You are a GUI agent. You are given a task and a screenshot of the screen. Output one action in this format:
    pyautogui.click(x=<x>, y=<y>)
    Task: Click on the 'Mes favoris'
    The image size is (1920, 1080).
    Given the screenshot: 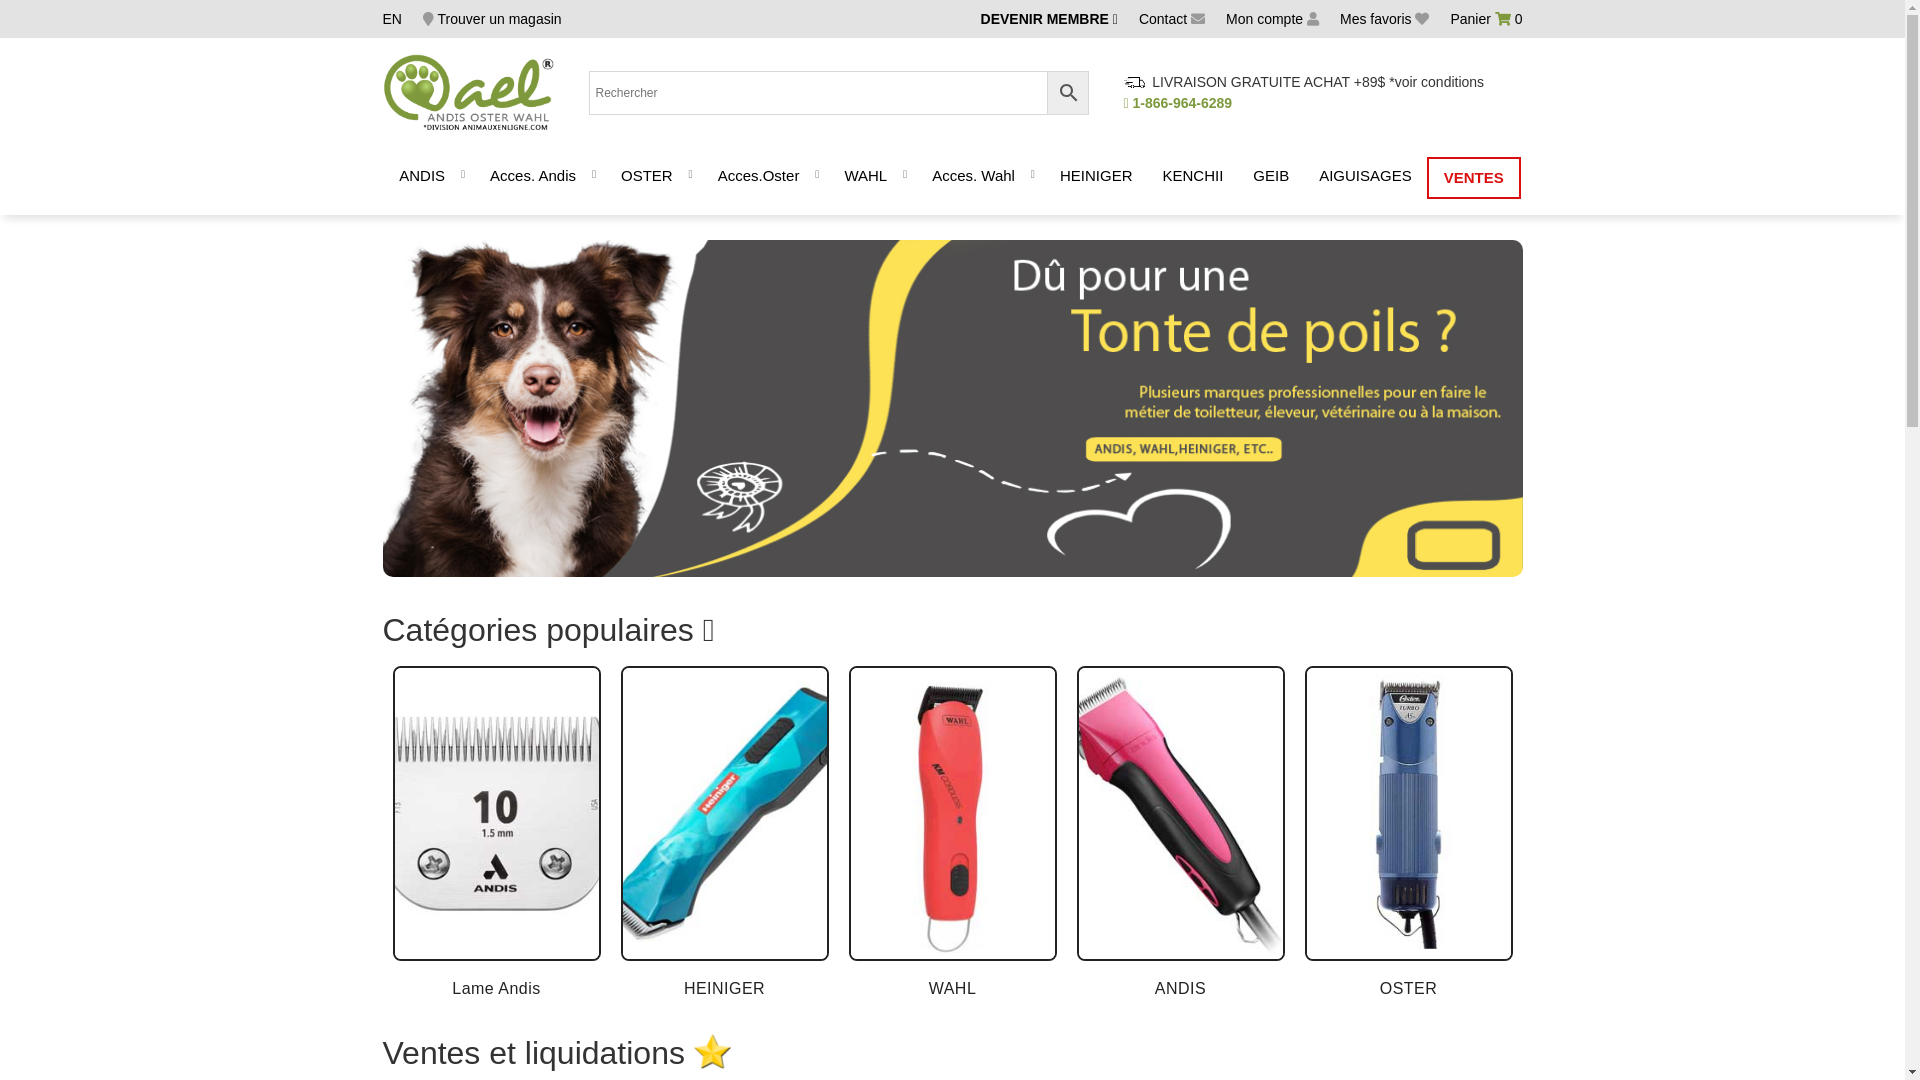 What is the action you would take?
    pyautogui.click(x=1383, y=19)
    